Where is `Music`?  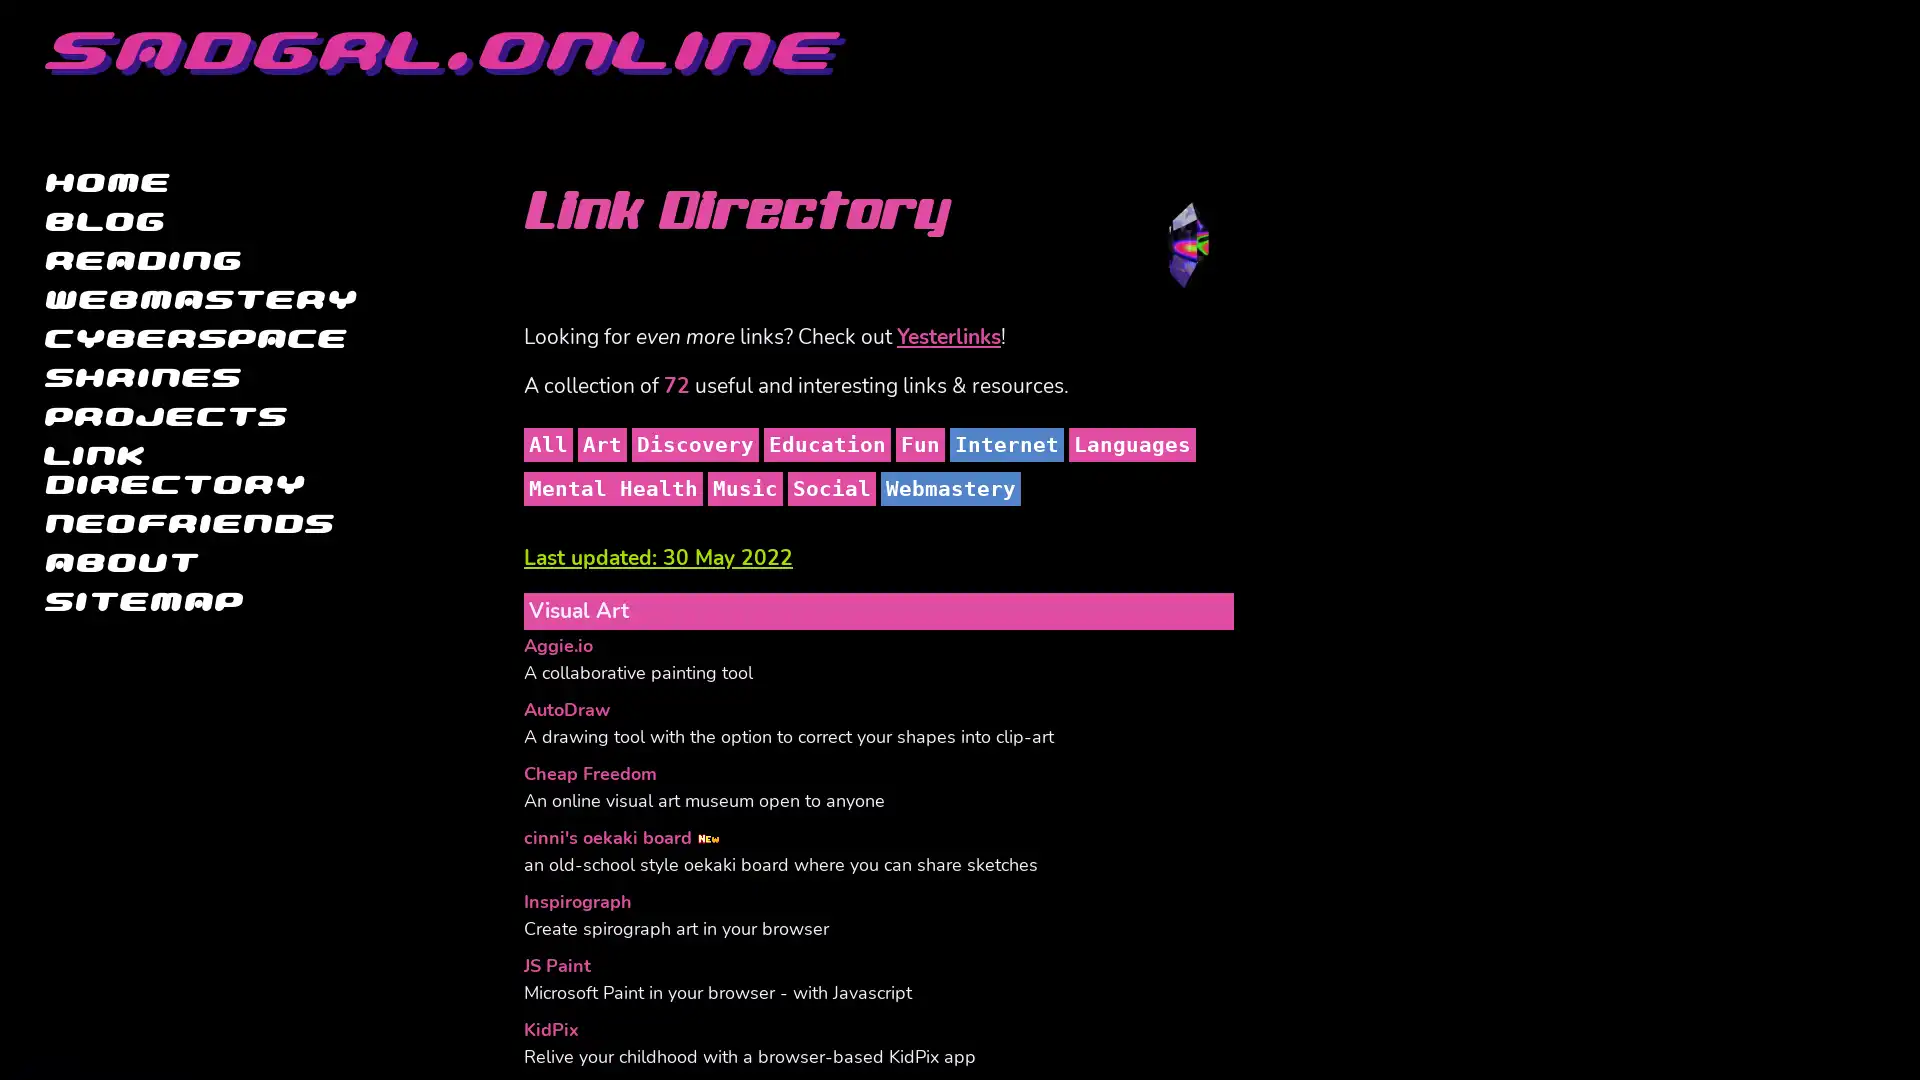 Music is located at coordinates (744, 488).